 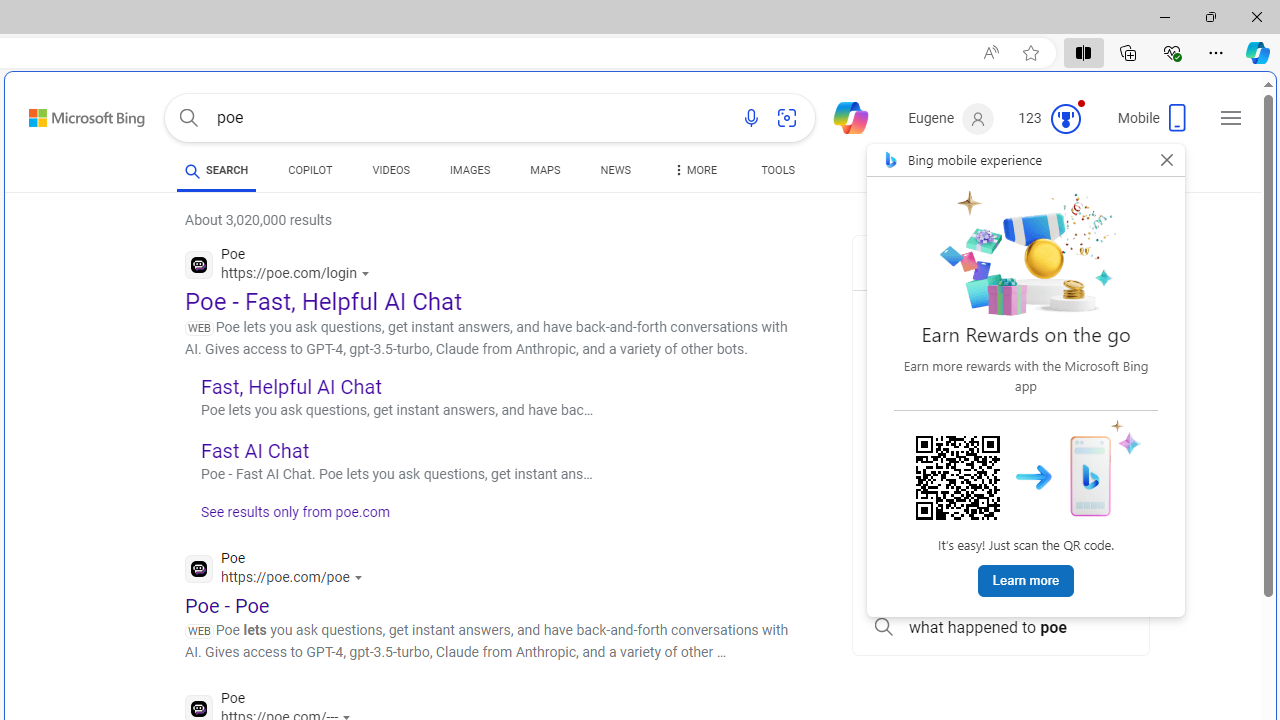 What do you see at coordinates (545, 172) in the screenshot?
I see `'MAPS'` at bounding box center [545, 172].